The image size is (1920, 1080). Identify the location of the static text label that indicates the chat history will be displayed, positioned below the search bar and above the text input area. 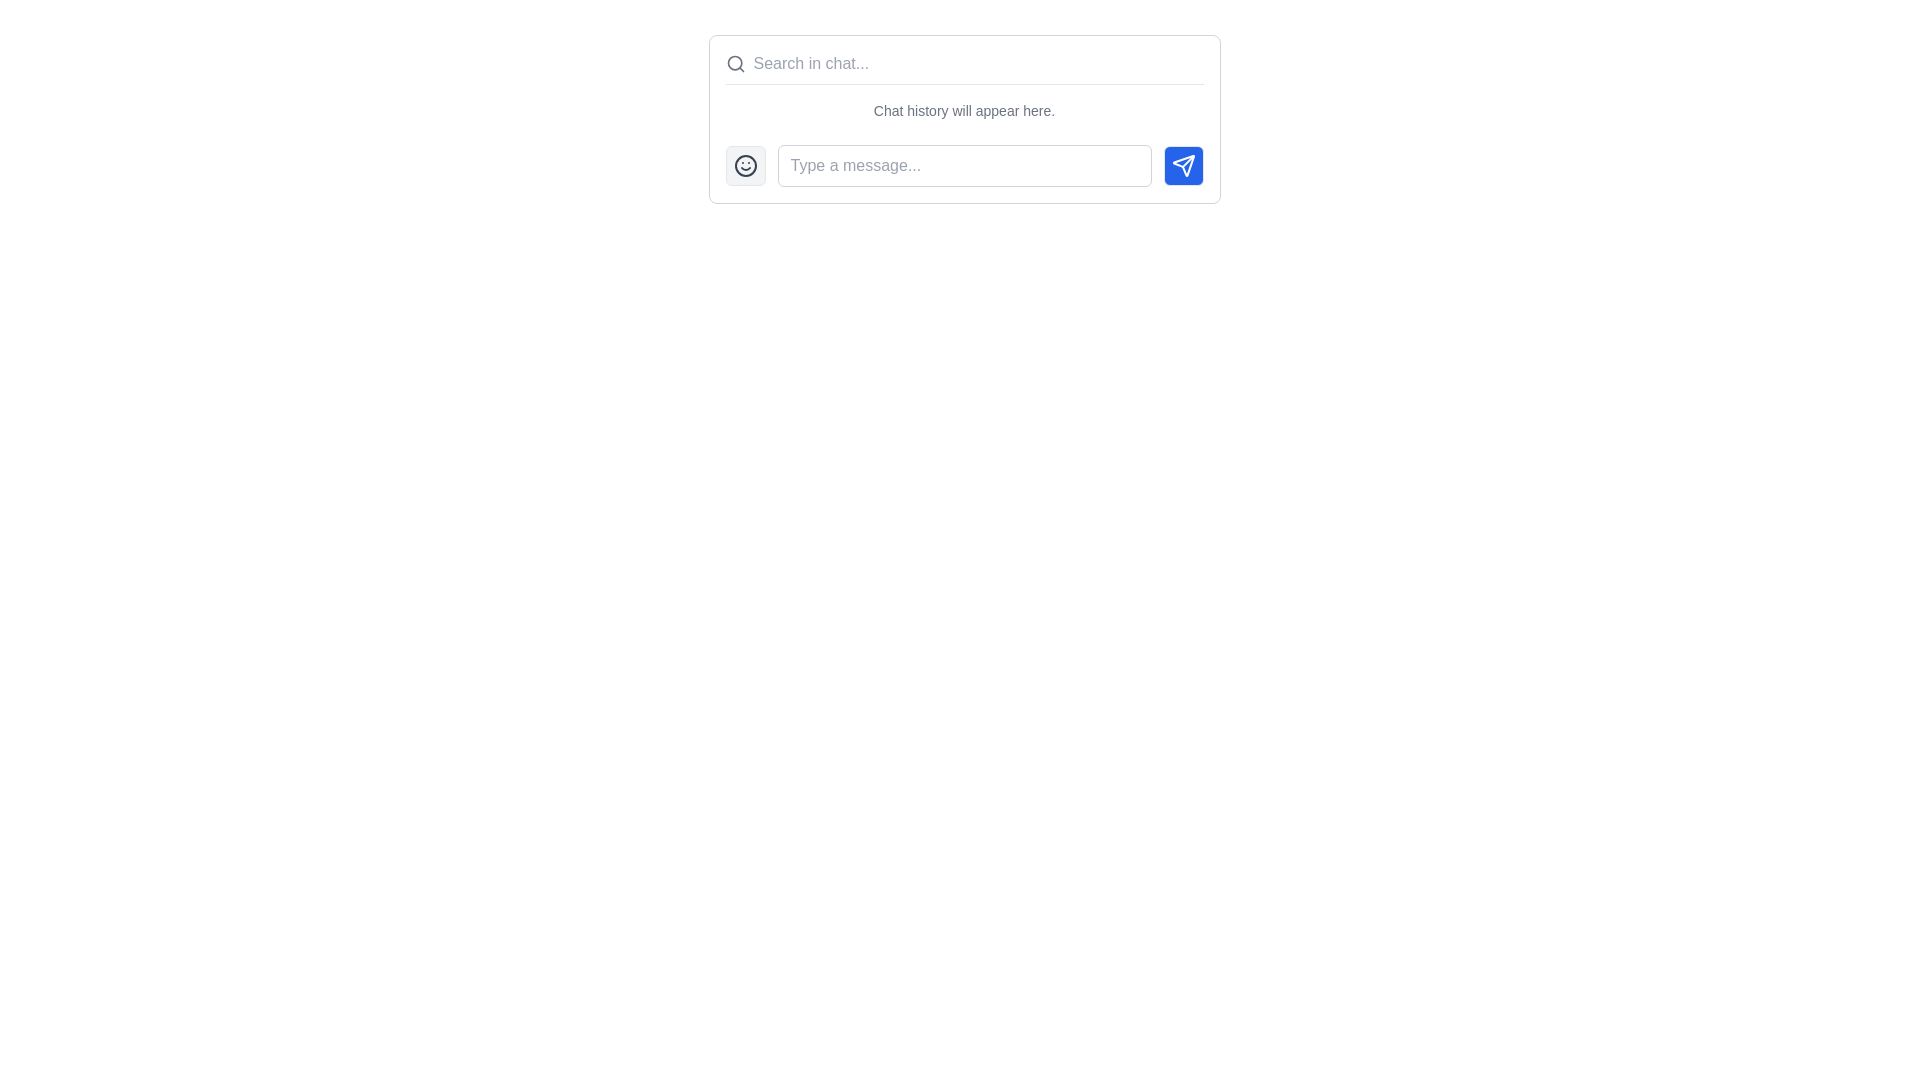
(964, 119).